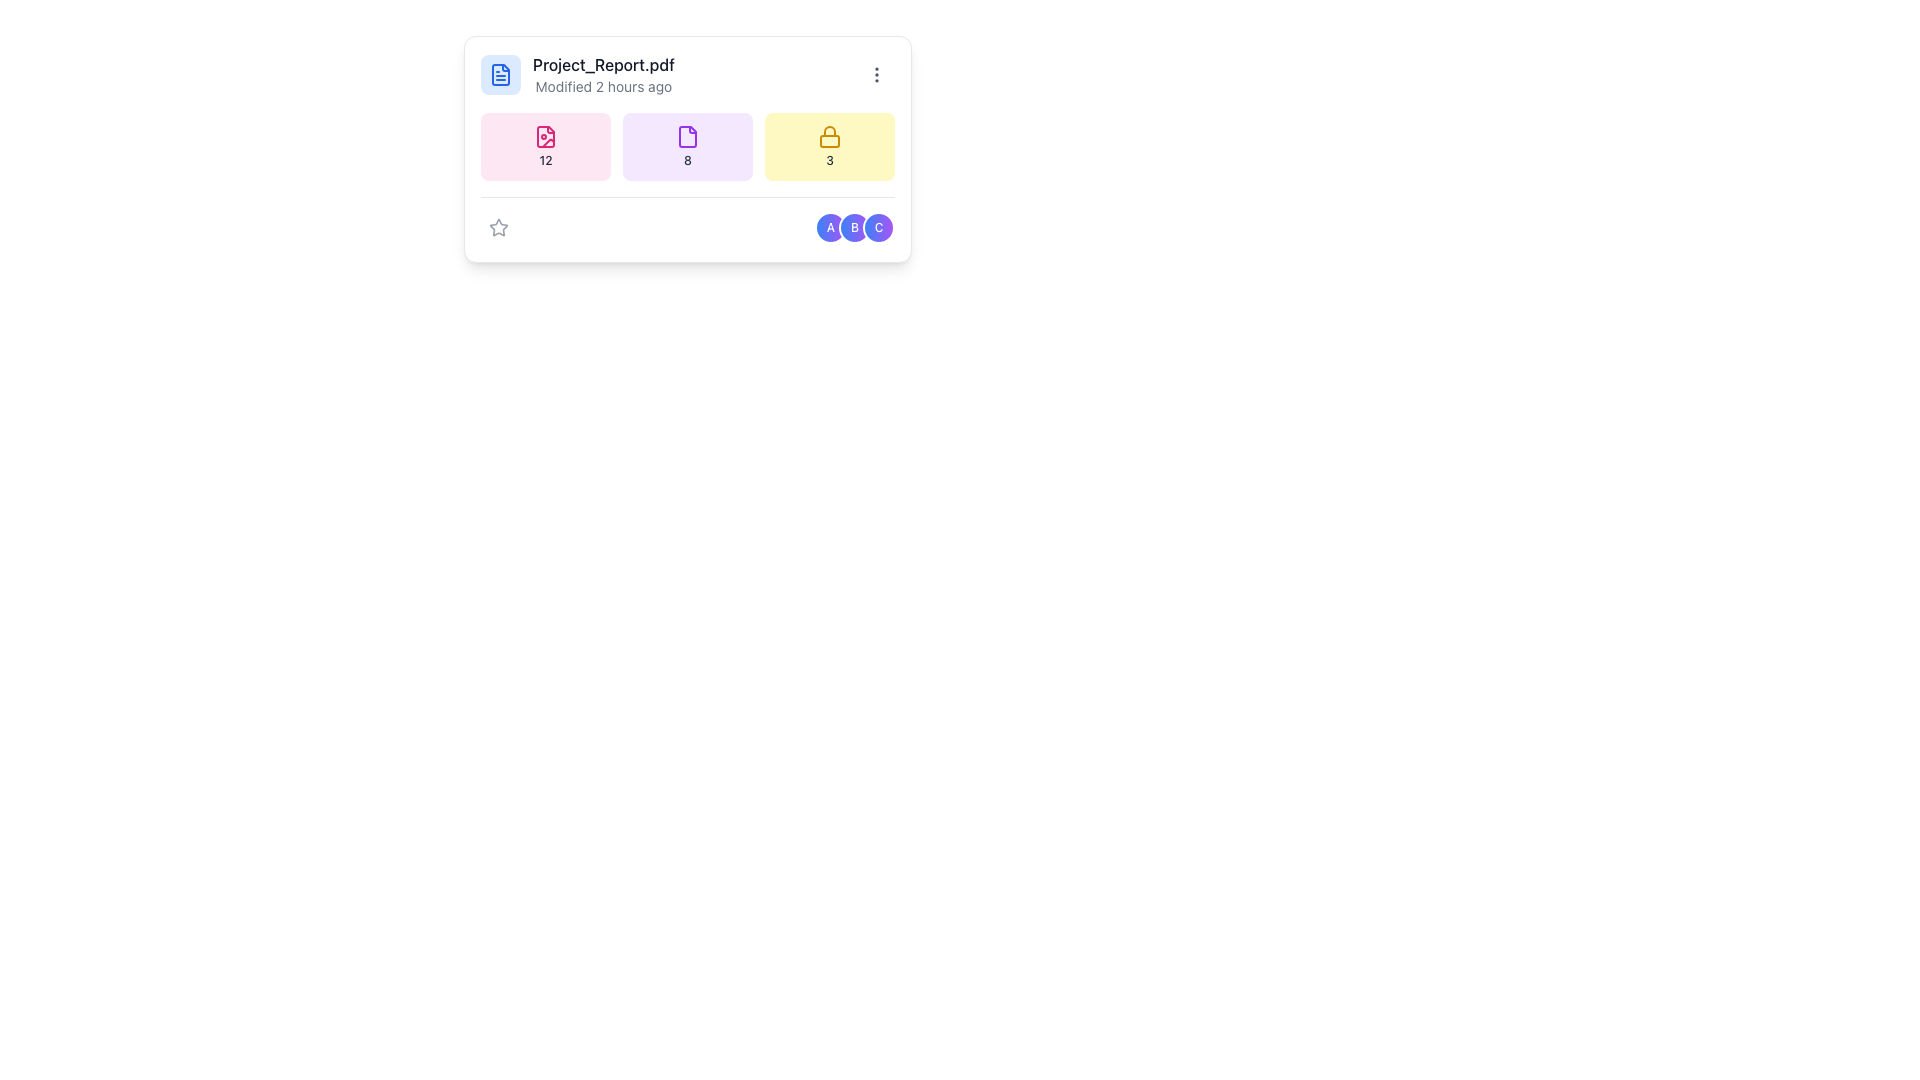 The image size is (1920, 1080). Describe the element at coordinates (830, 140) in the screenshot. I see `the bottom rectangular section of the lock icon within the yellow card on the rightmost side of the layout` at that location.